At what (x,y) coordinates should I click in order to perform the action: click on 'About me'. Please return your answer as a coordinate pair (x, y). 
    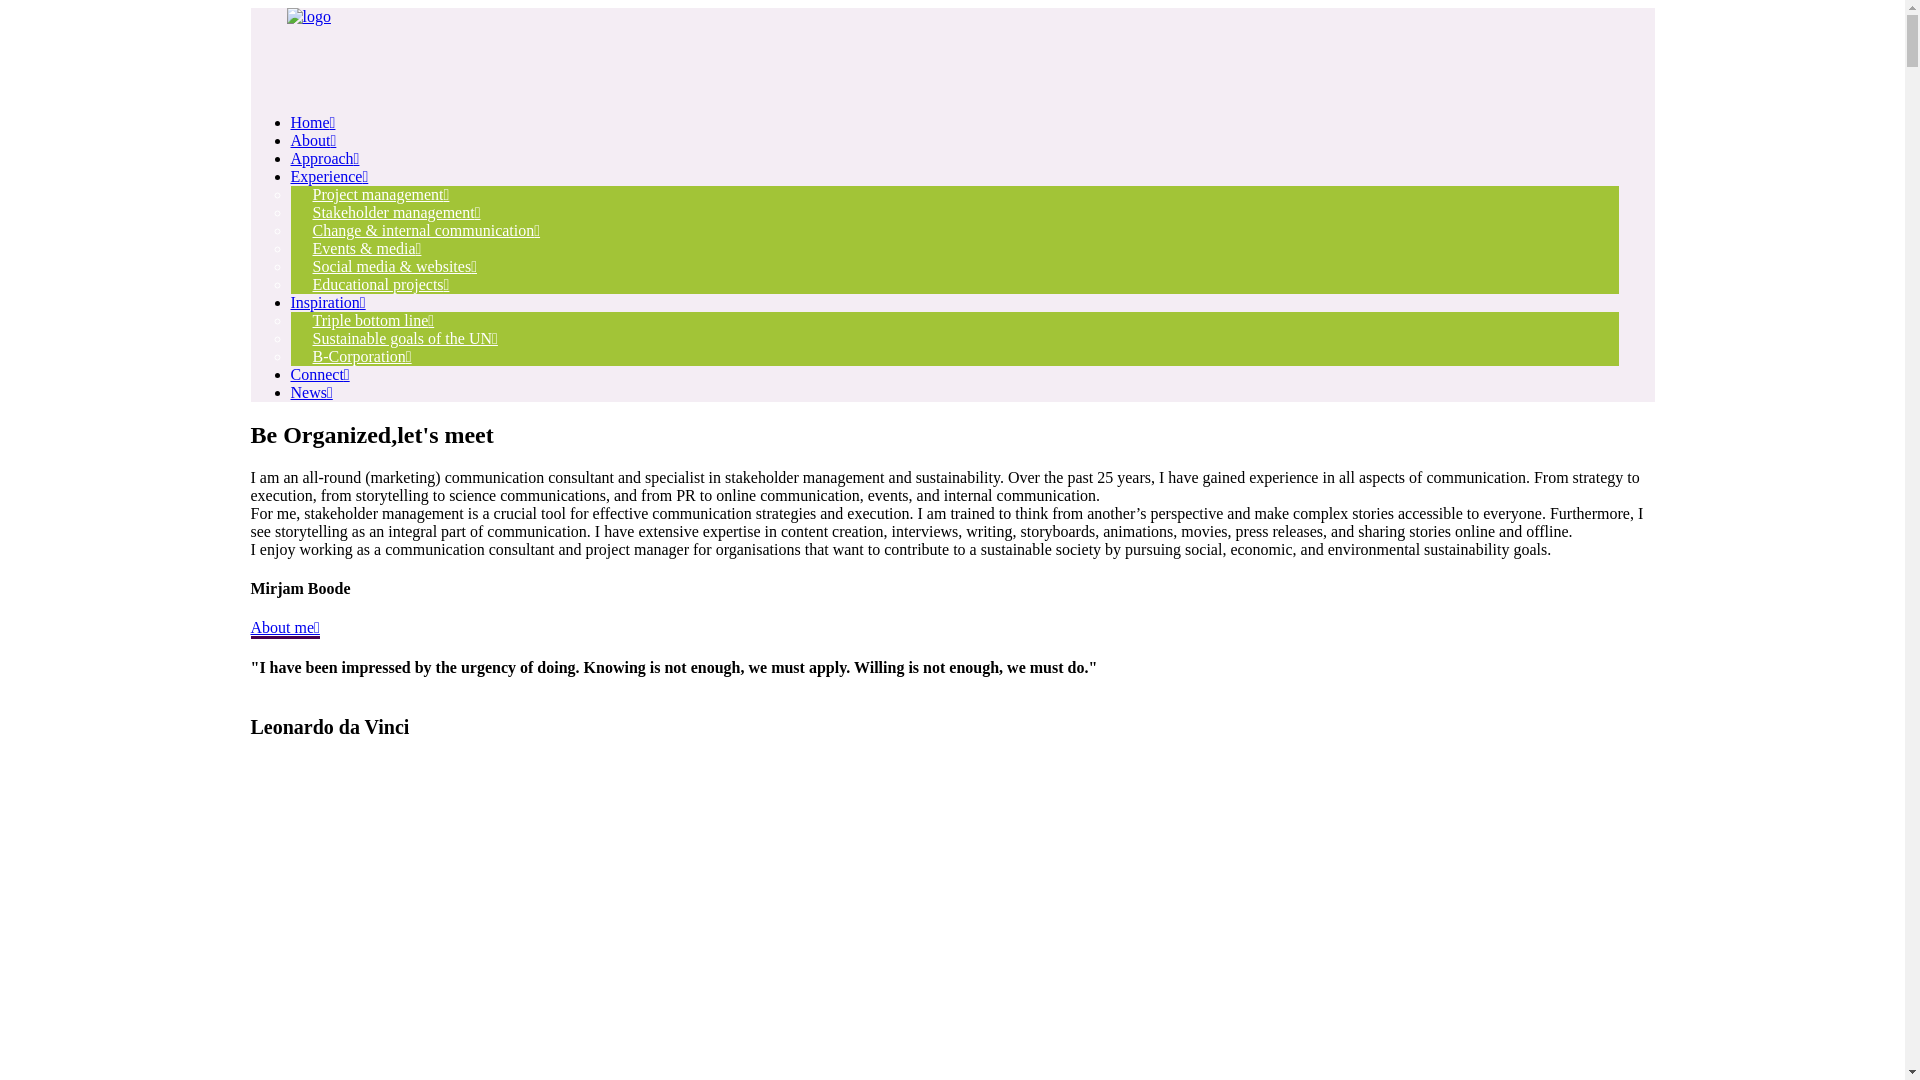
    Looking at the image, I should click on (283, 627).